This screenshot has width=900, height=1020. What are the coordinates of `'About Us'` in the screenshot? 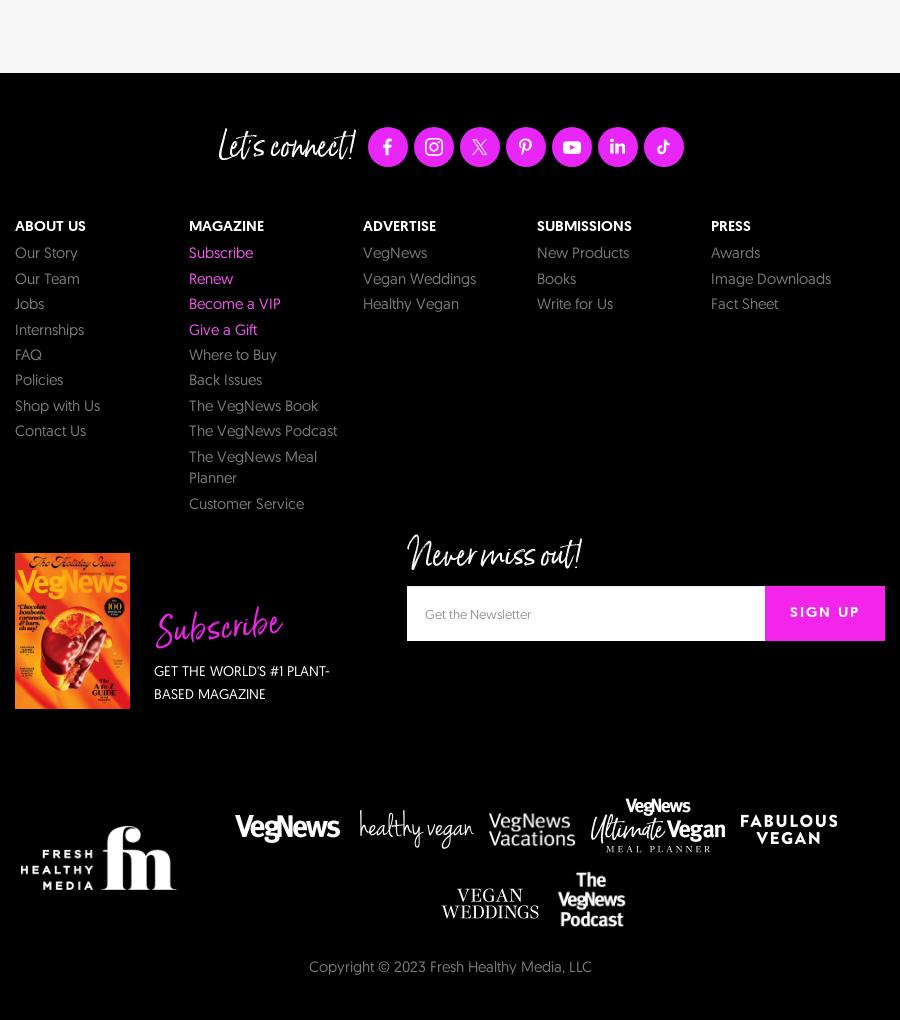 It's located at (49, 226).